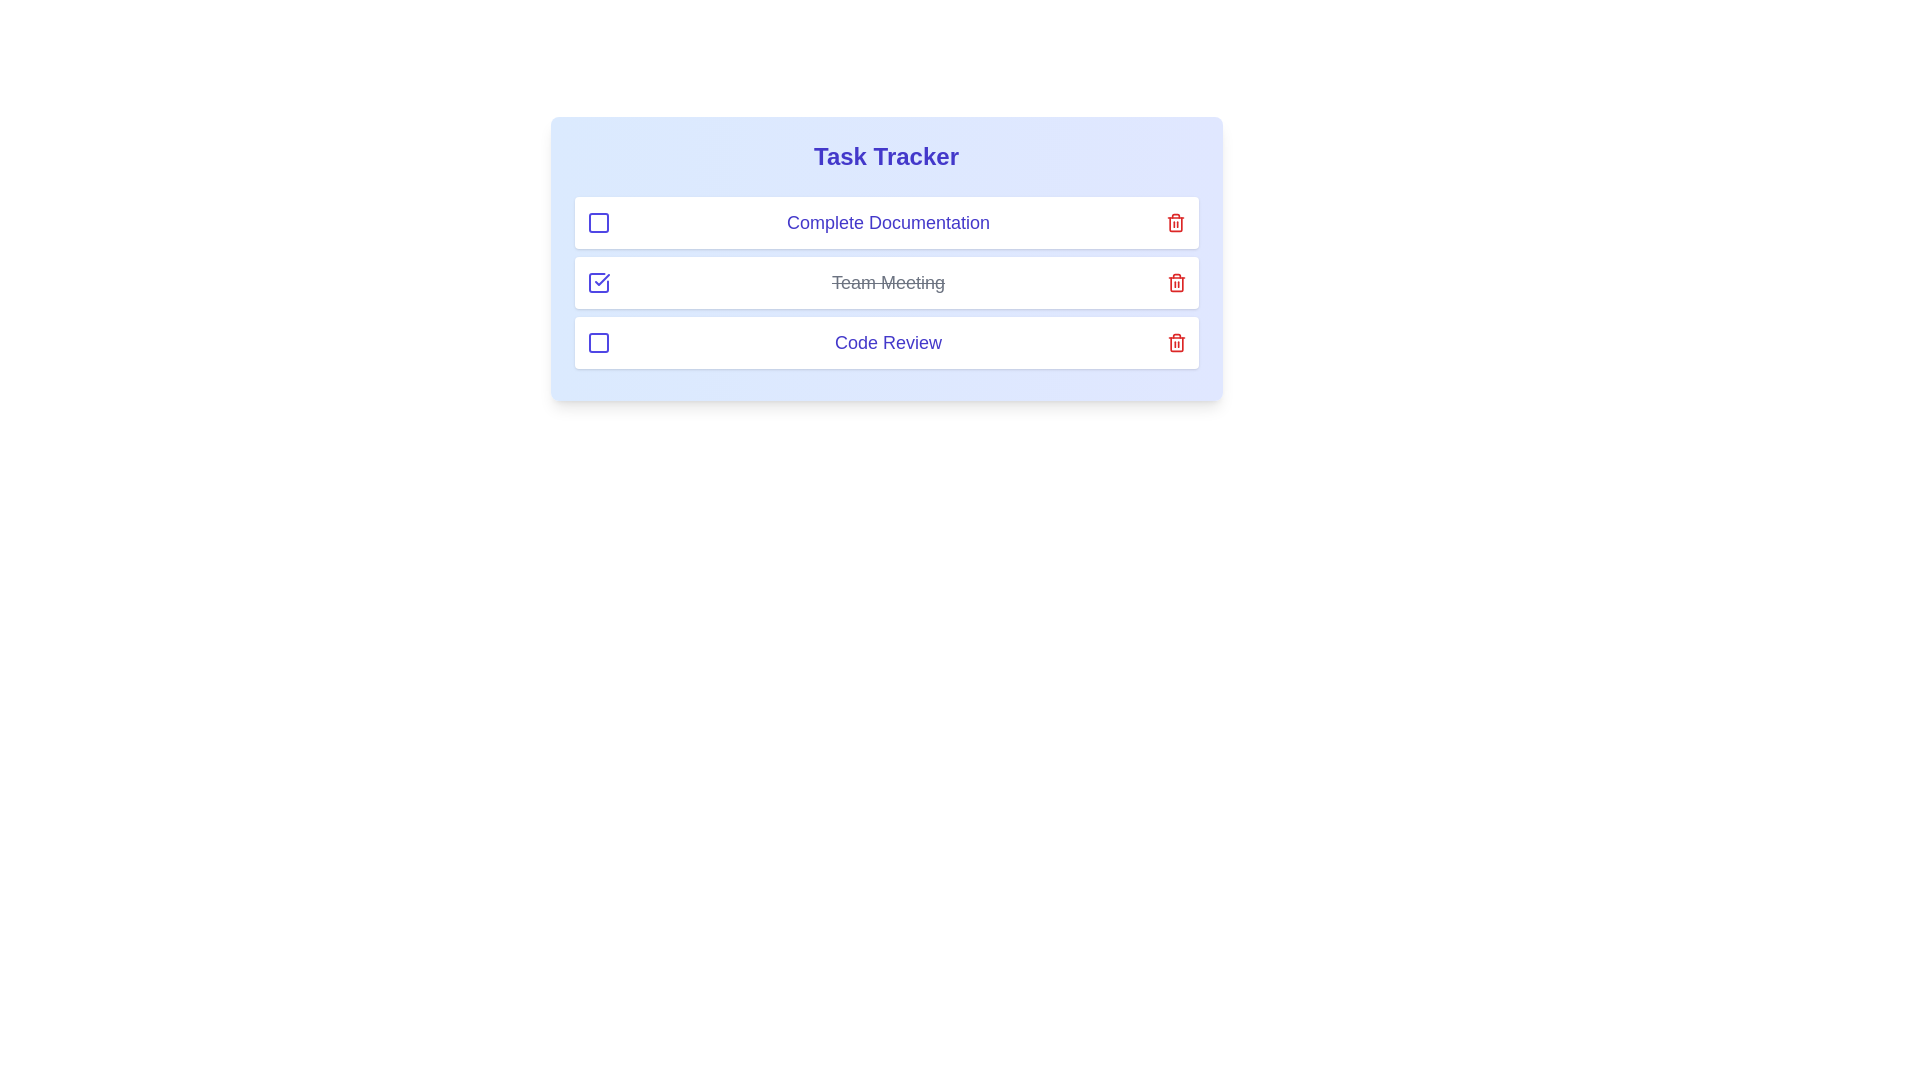 This screenshot has height=1080, width=1920. Describe the element at coordinates (597, 342) in the screenshot. I see `the square-shaped checkbox with a blue border located within the 'Code Review' task card` at that location.